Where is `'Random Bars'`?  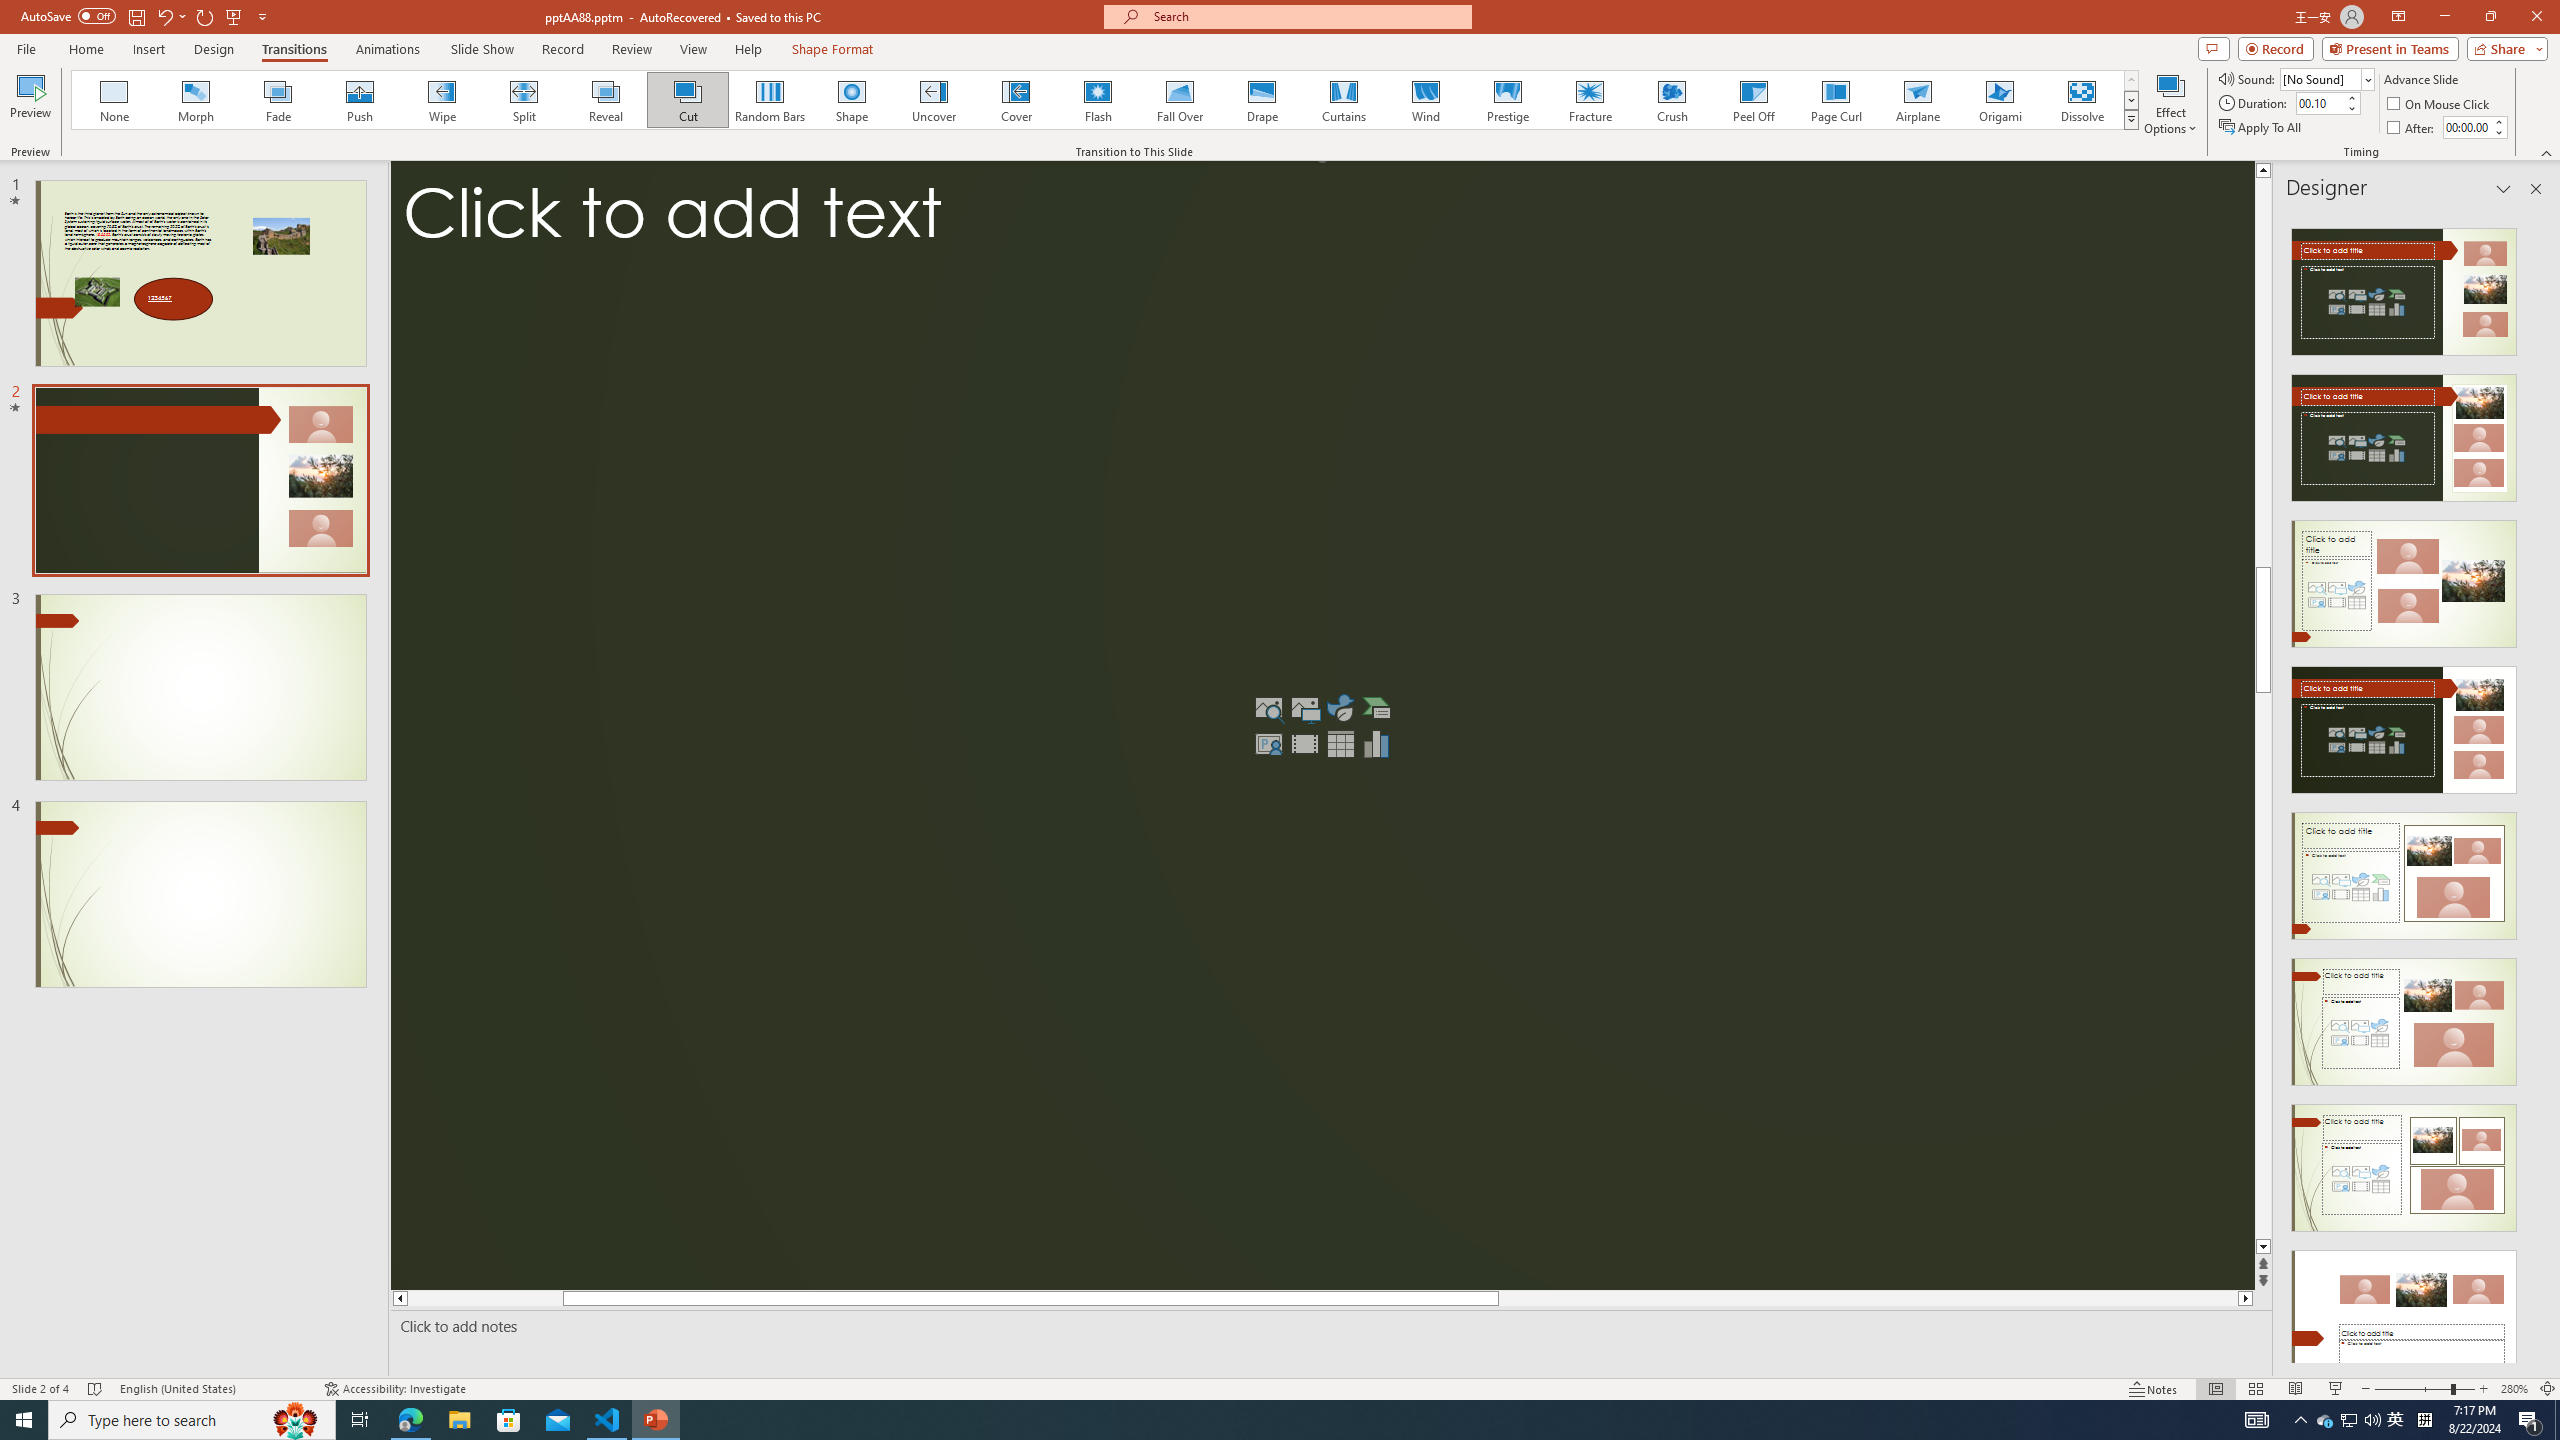
'Random Bars' is located at coordinates (770, 99).